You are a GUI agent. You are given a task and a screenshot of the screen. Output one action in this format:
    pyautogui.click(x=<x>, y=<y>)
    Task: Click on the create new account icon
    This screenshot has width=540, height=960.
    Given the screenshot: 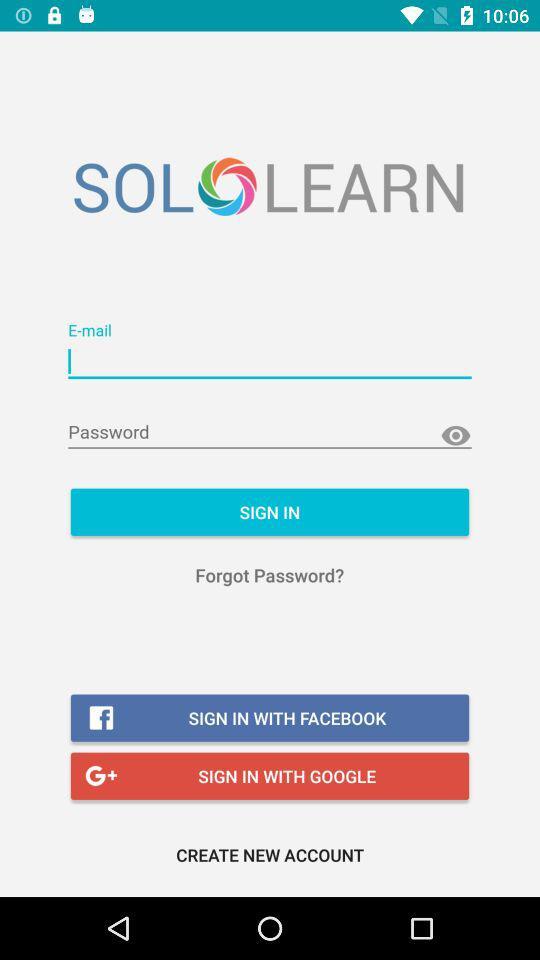 What is the action you would take?
    pyautogui.click(x=270, y=853)
    